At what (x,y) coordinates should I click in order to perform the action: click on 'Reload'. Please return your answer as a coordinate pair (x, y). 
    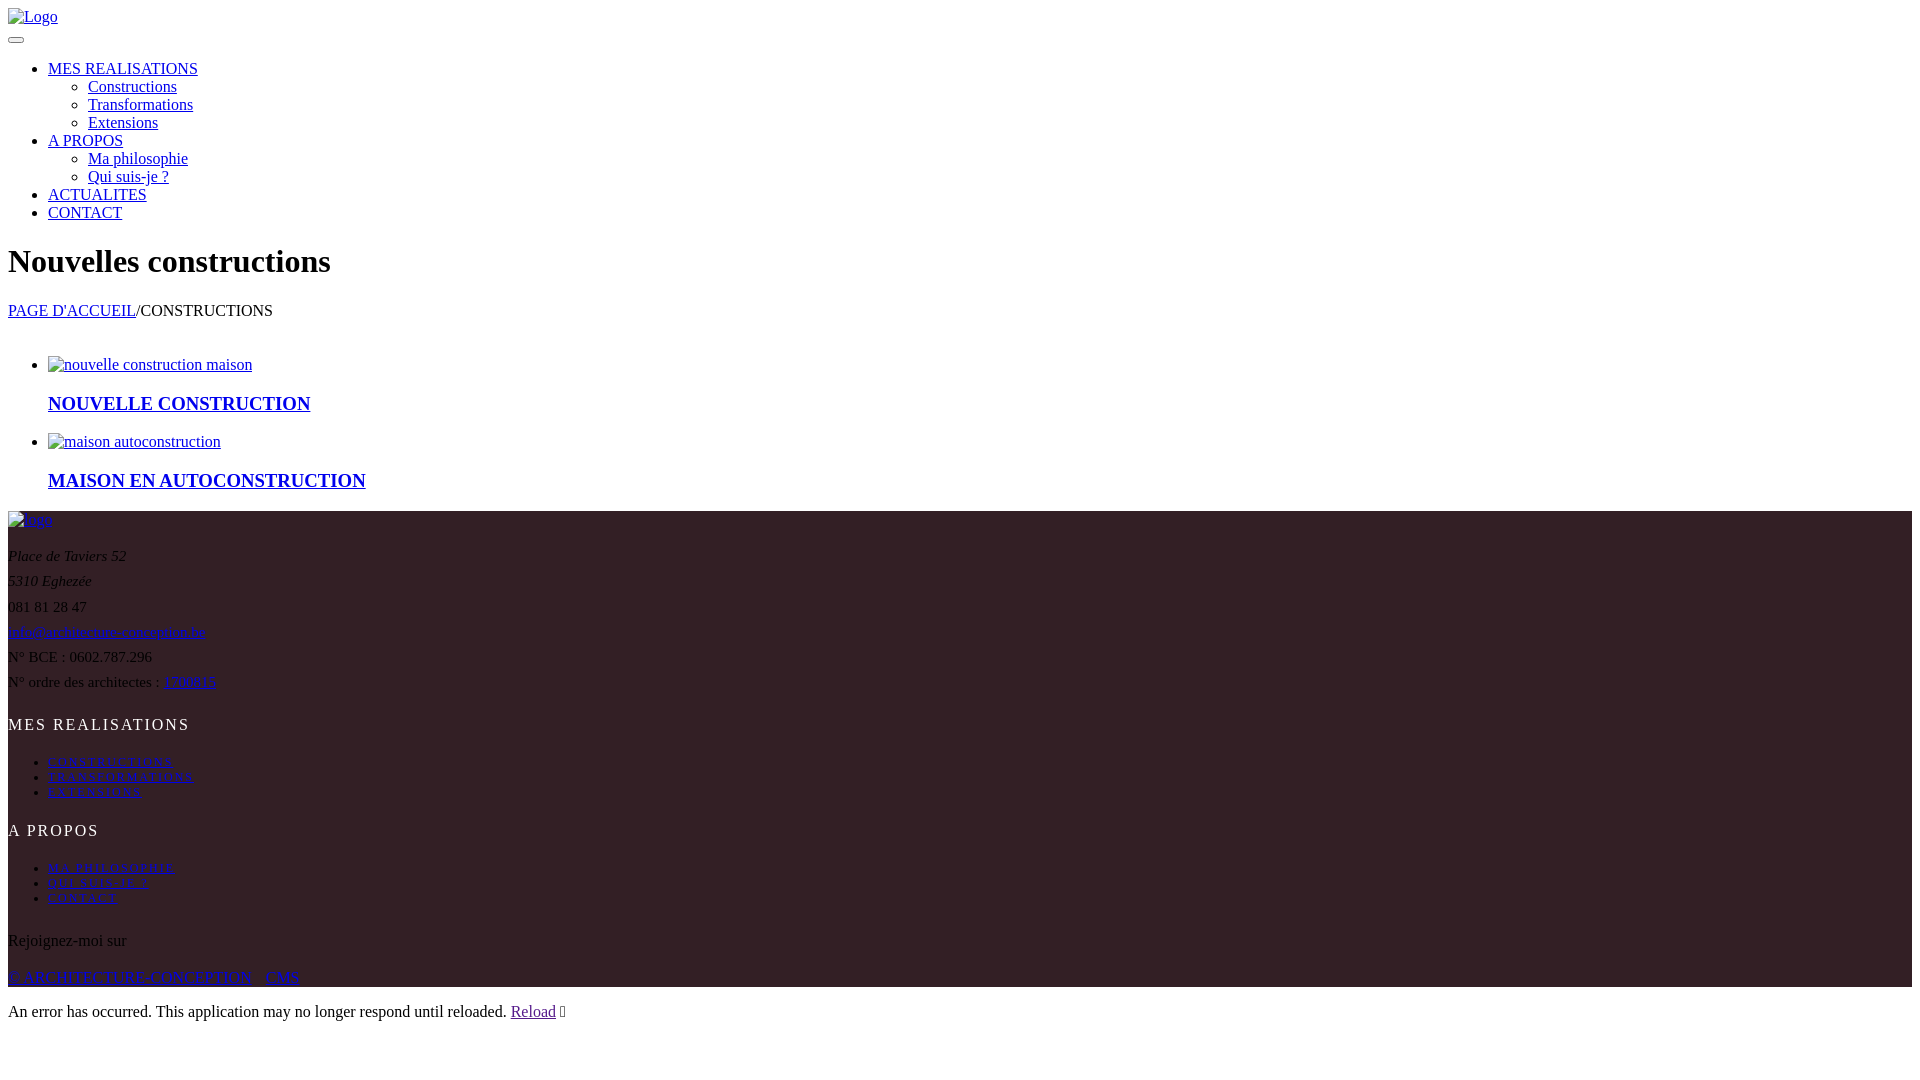
    Looking at the image, I should click on (533, 1011).